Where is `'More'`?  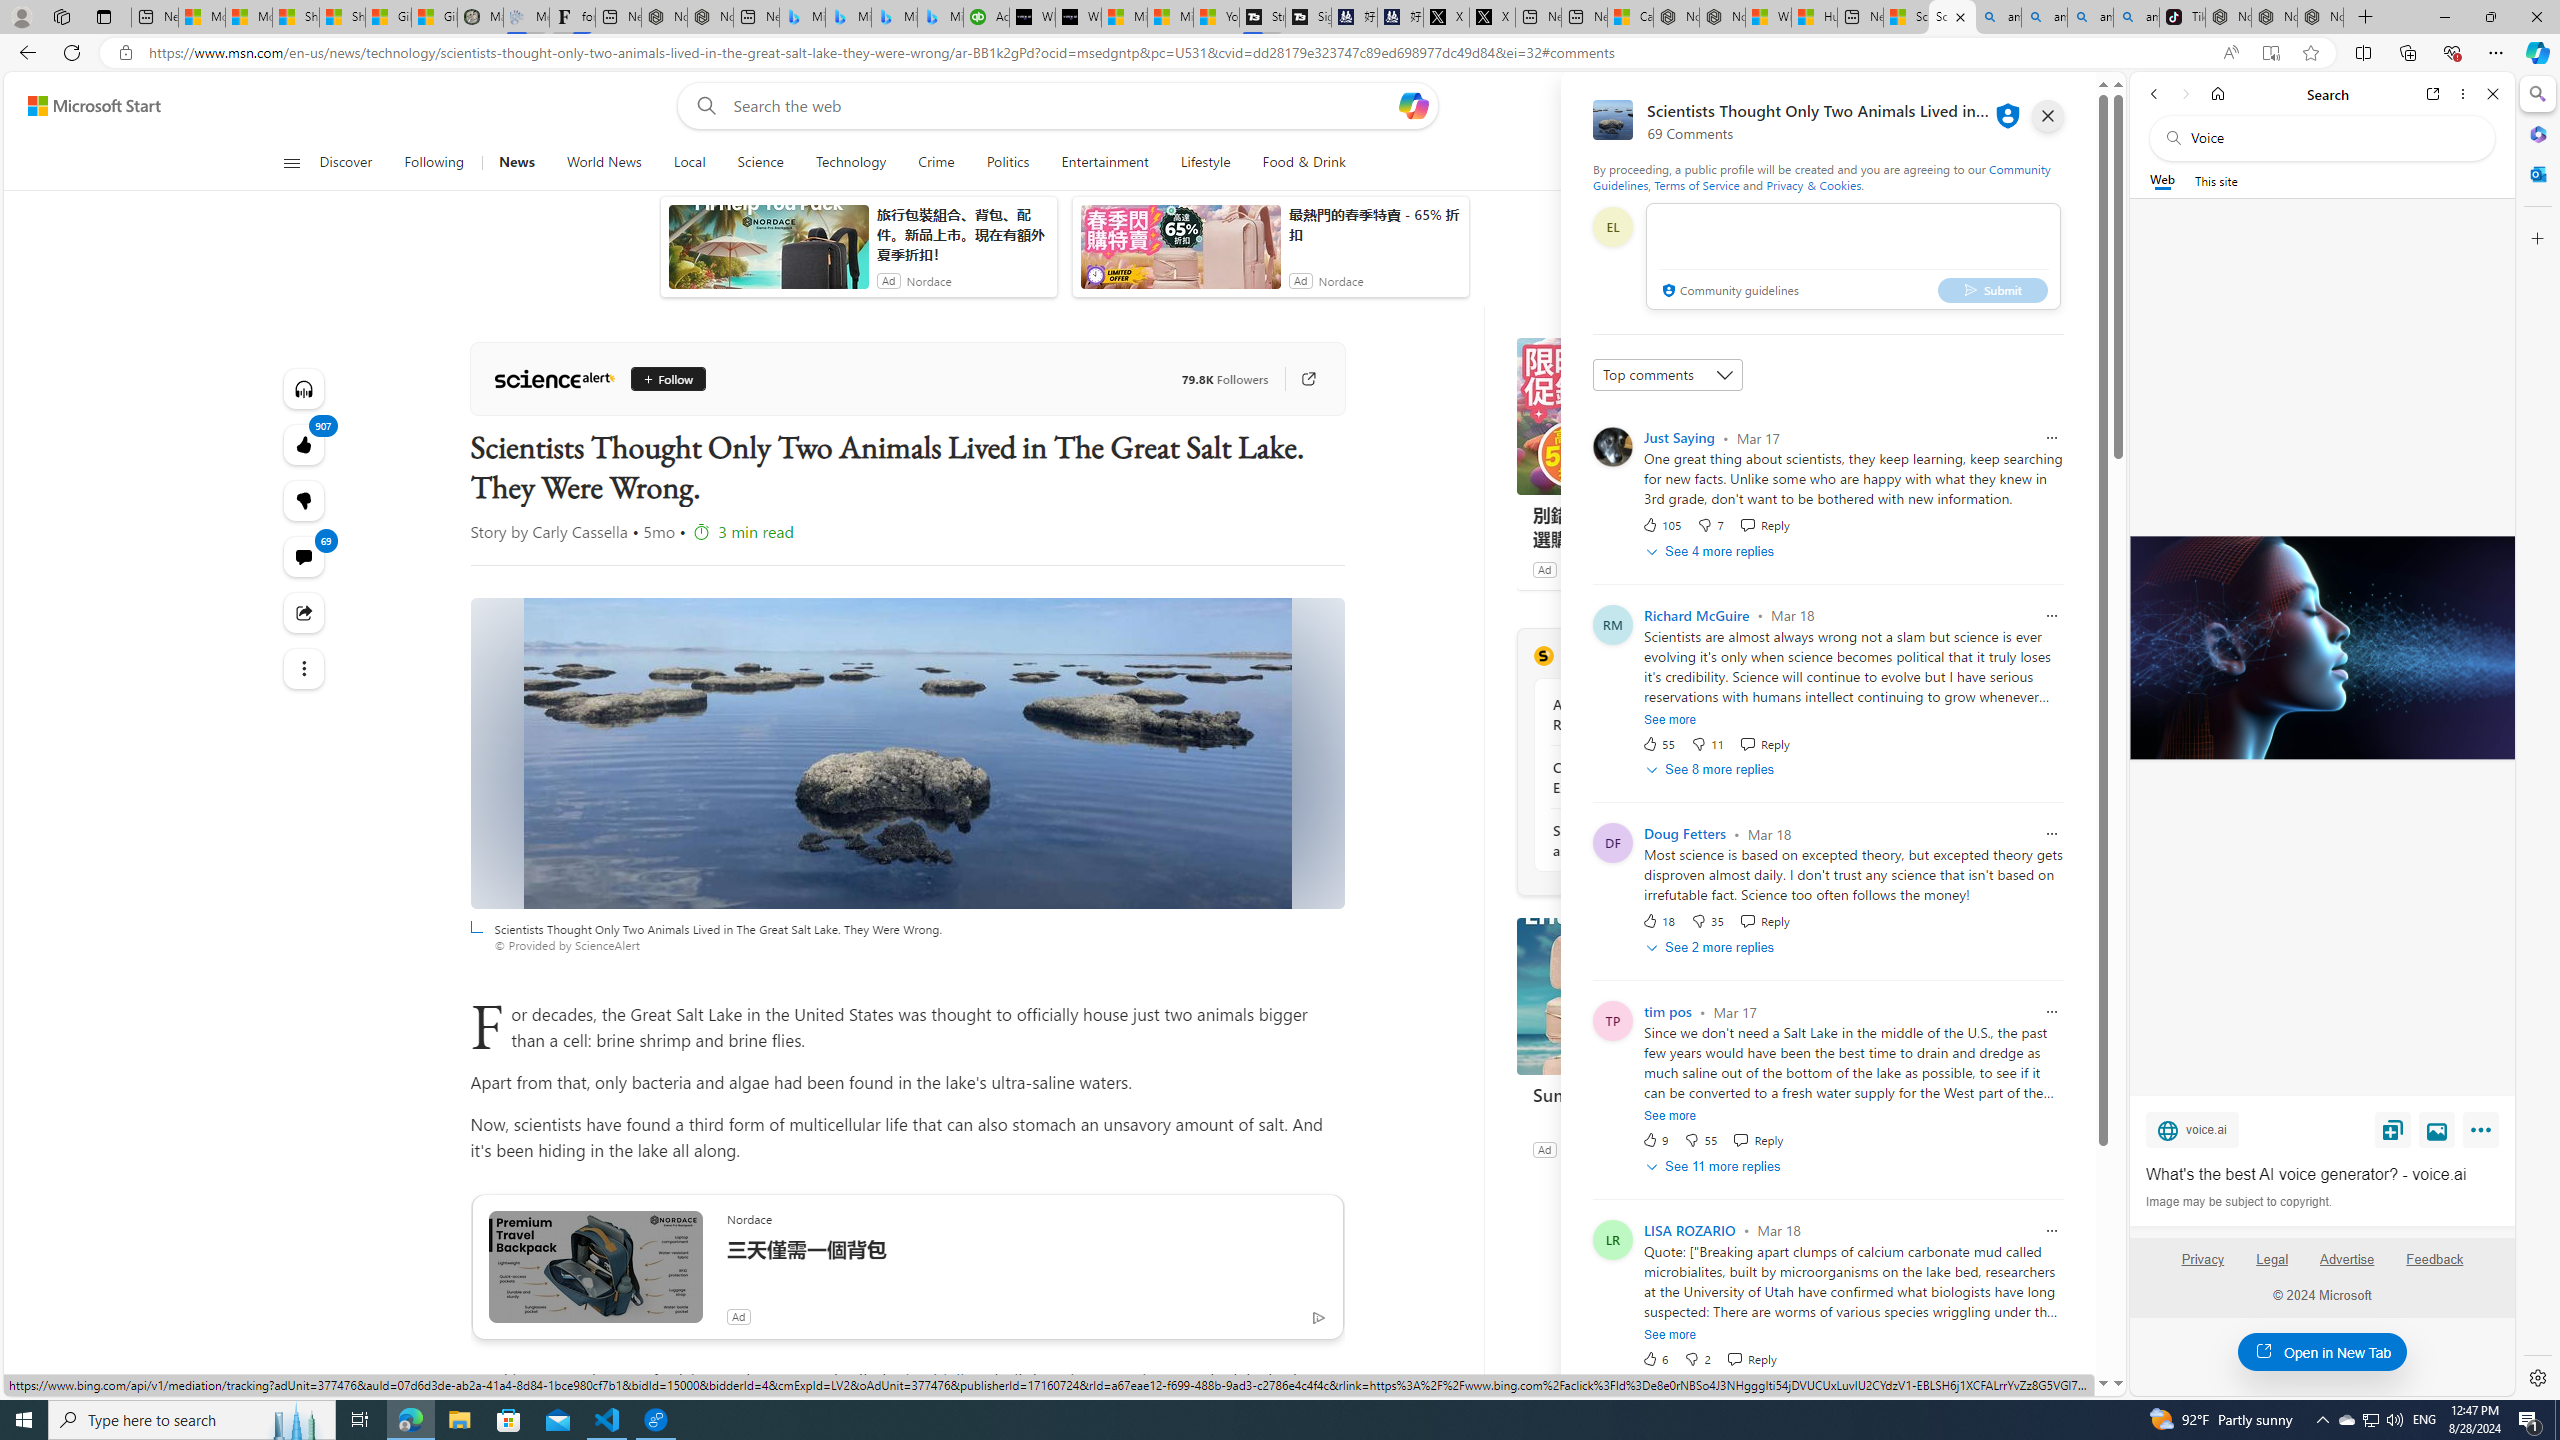
'More' is located at coordinates (2483, 1133).